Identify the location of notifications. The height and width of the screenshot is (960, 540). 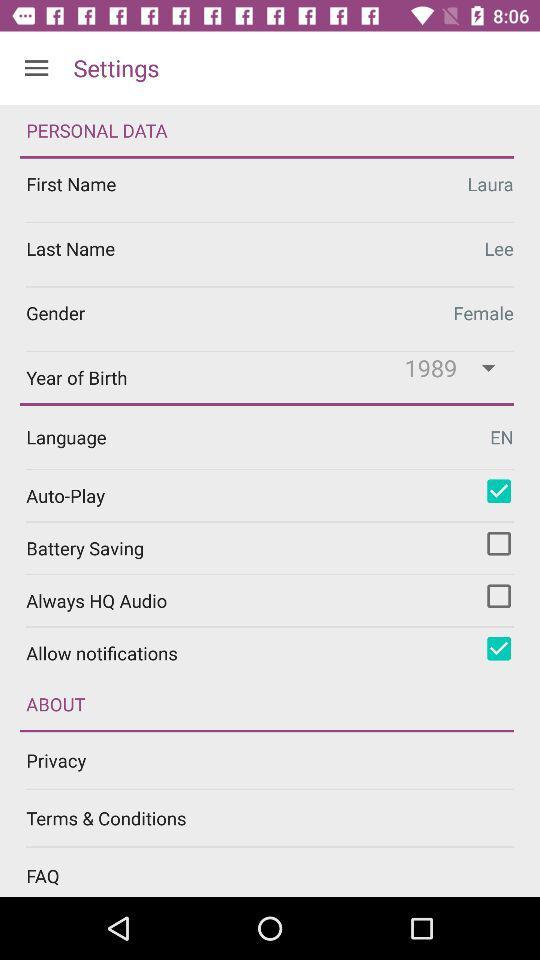
(498, 647).